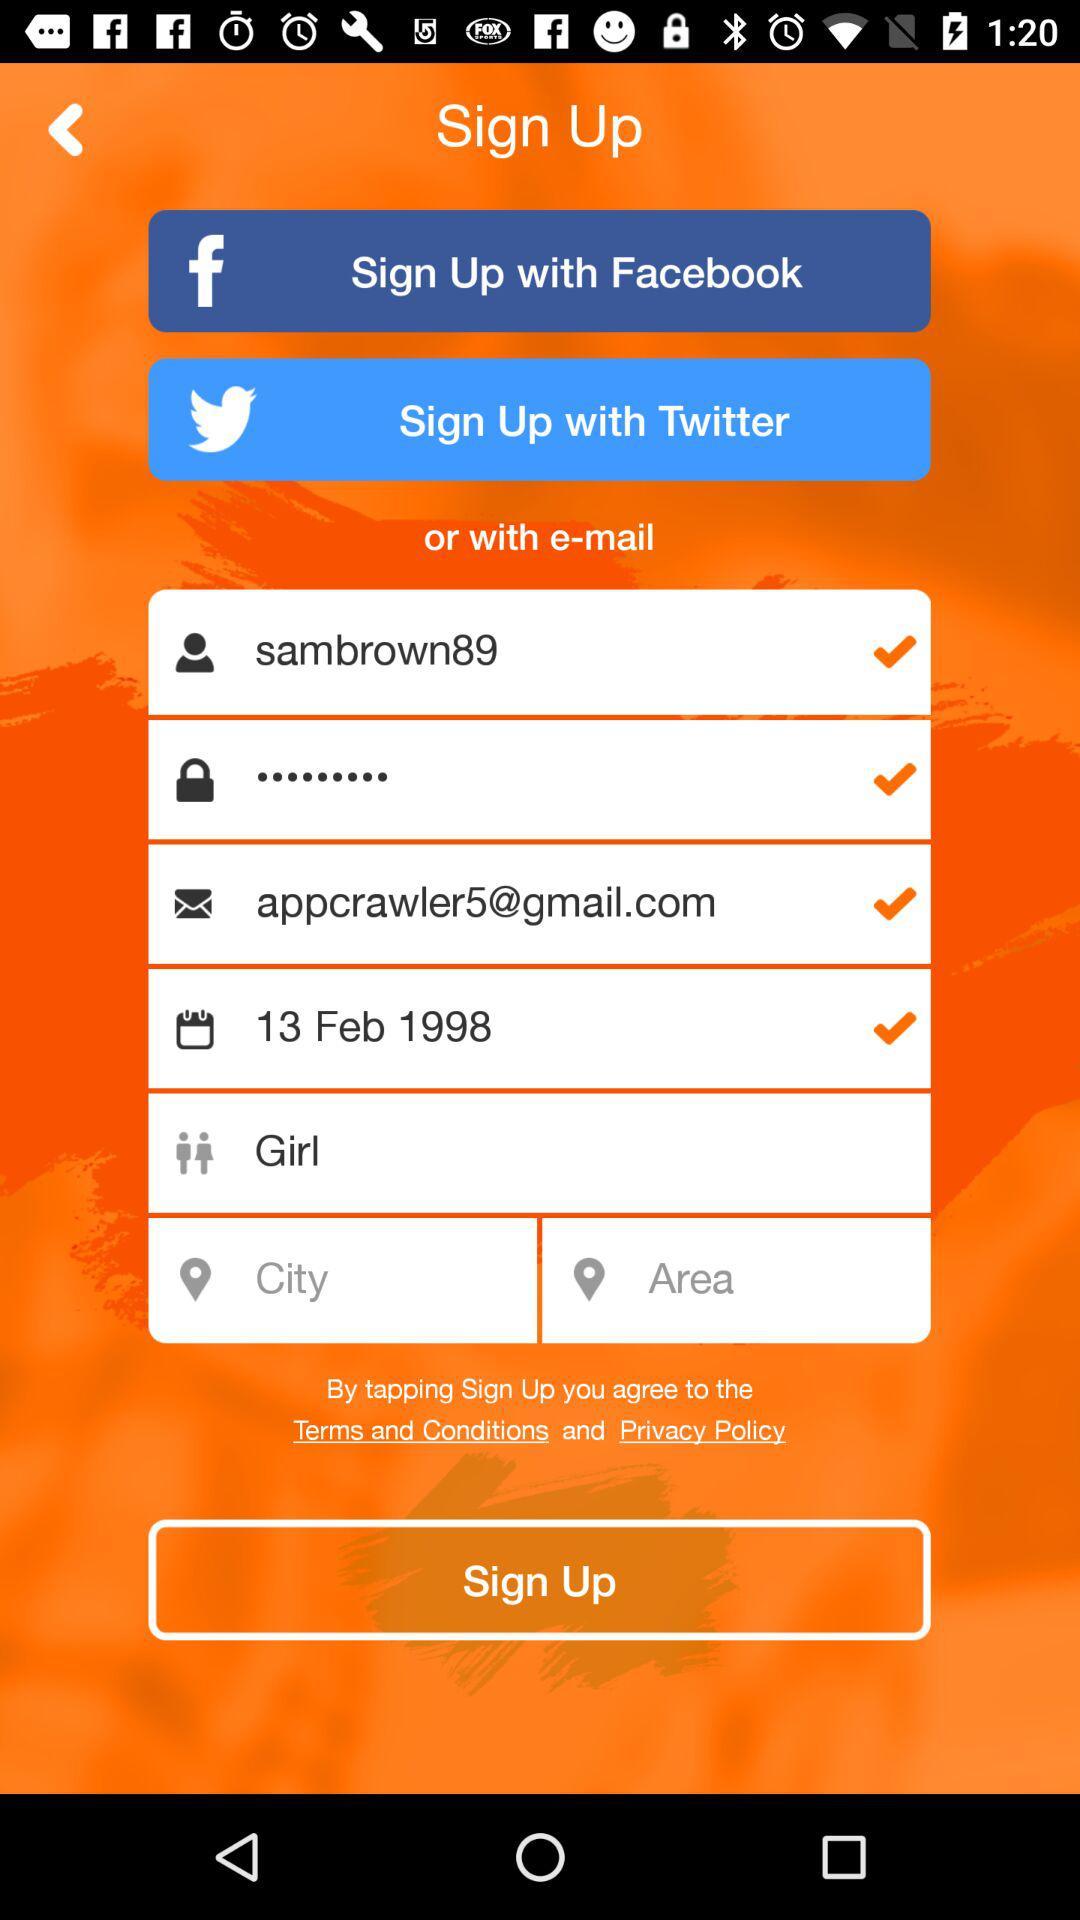 Image resolution: width=1080 pixels, height=1920 pixels. What do you see at coordinates (65, 128) in the screenshot?
I see `go back` at bounding box center [65, 128].